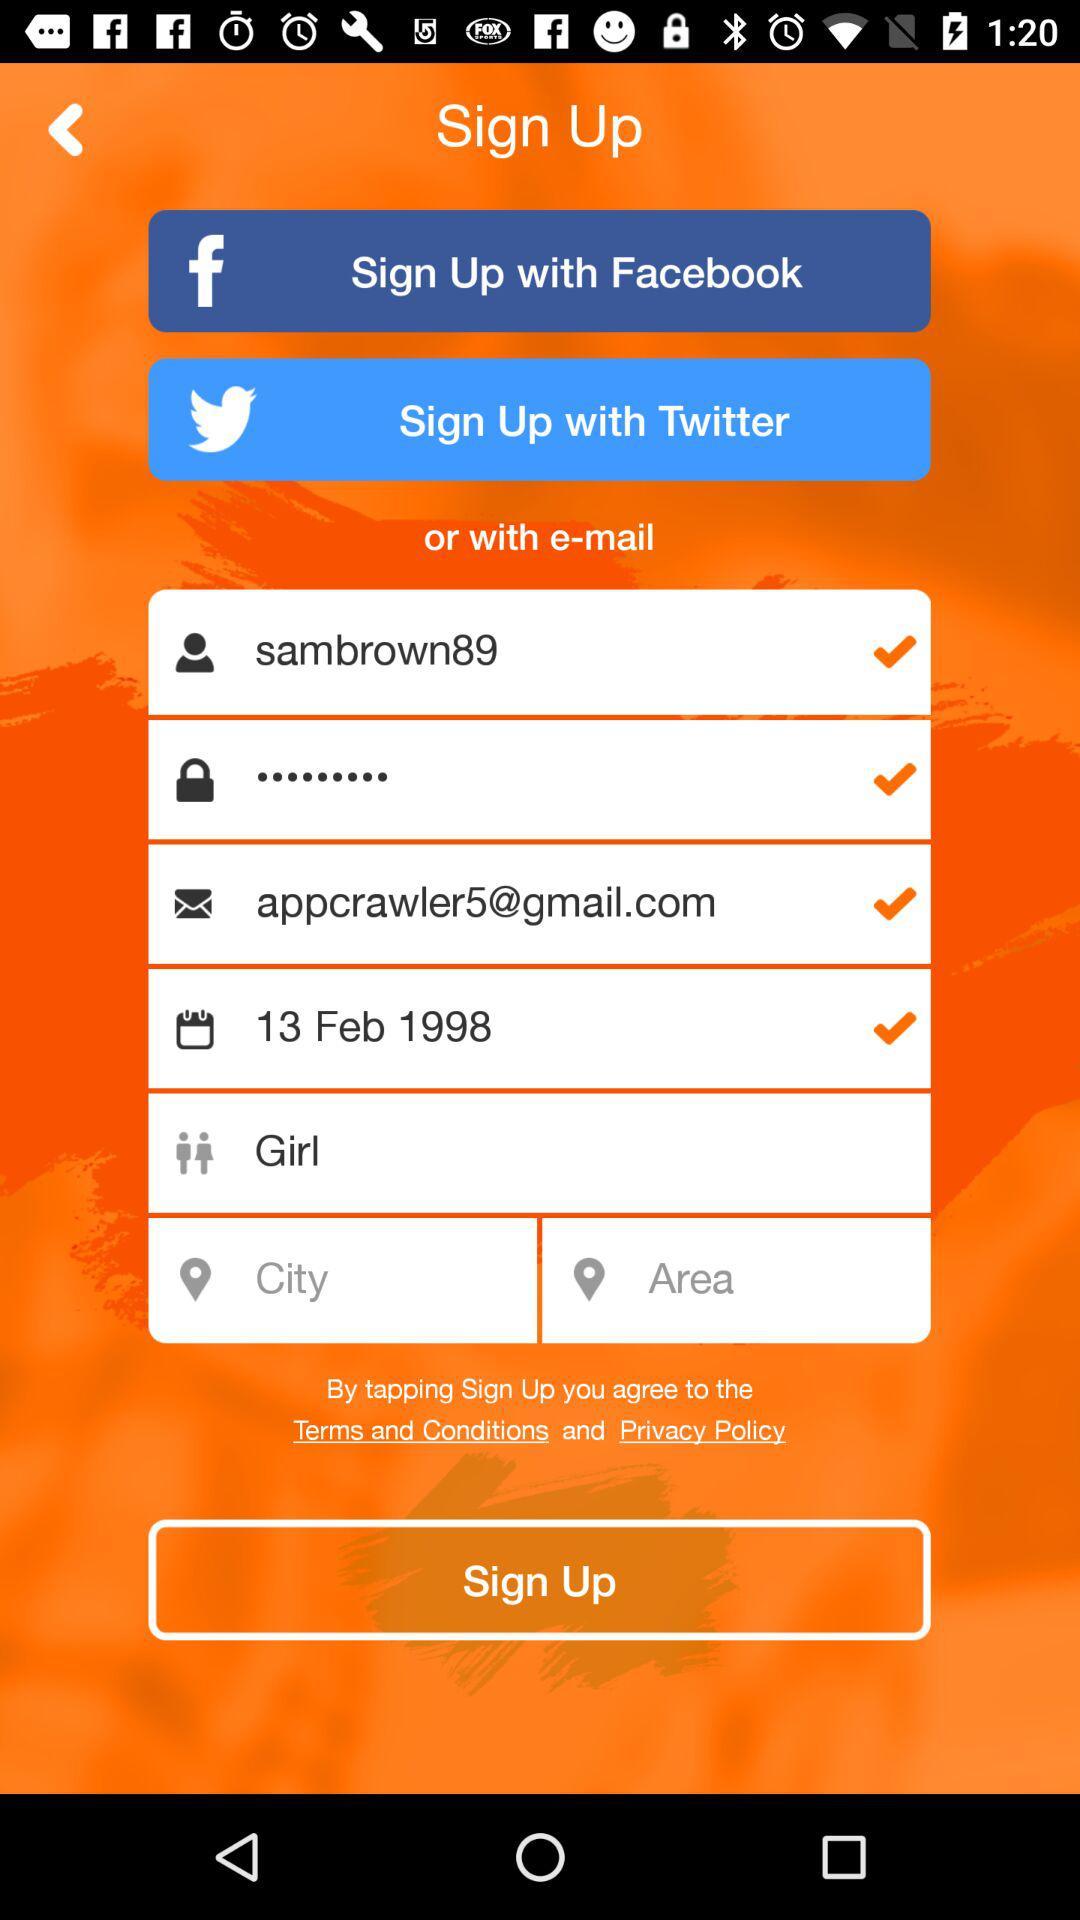 Image resolution: width=1080 pixels, height=1920 pixels. What do you see at coordinates (65, 128) in the screenshot?
I see `go back` at bounding box center [65, 128].